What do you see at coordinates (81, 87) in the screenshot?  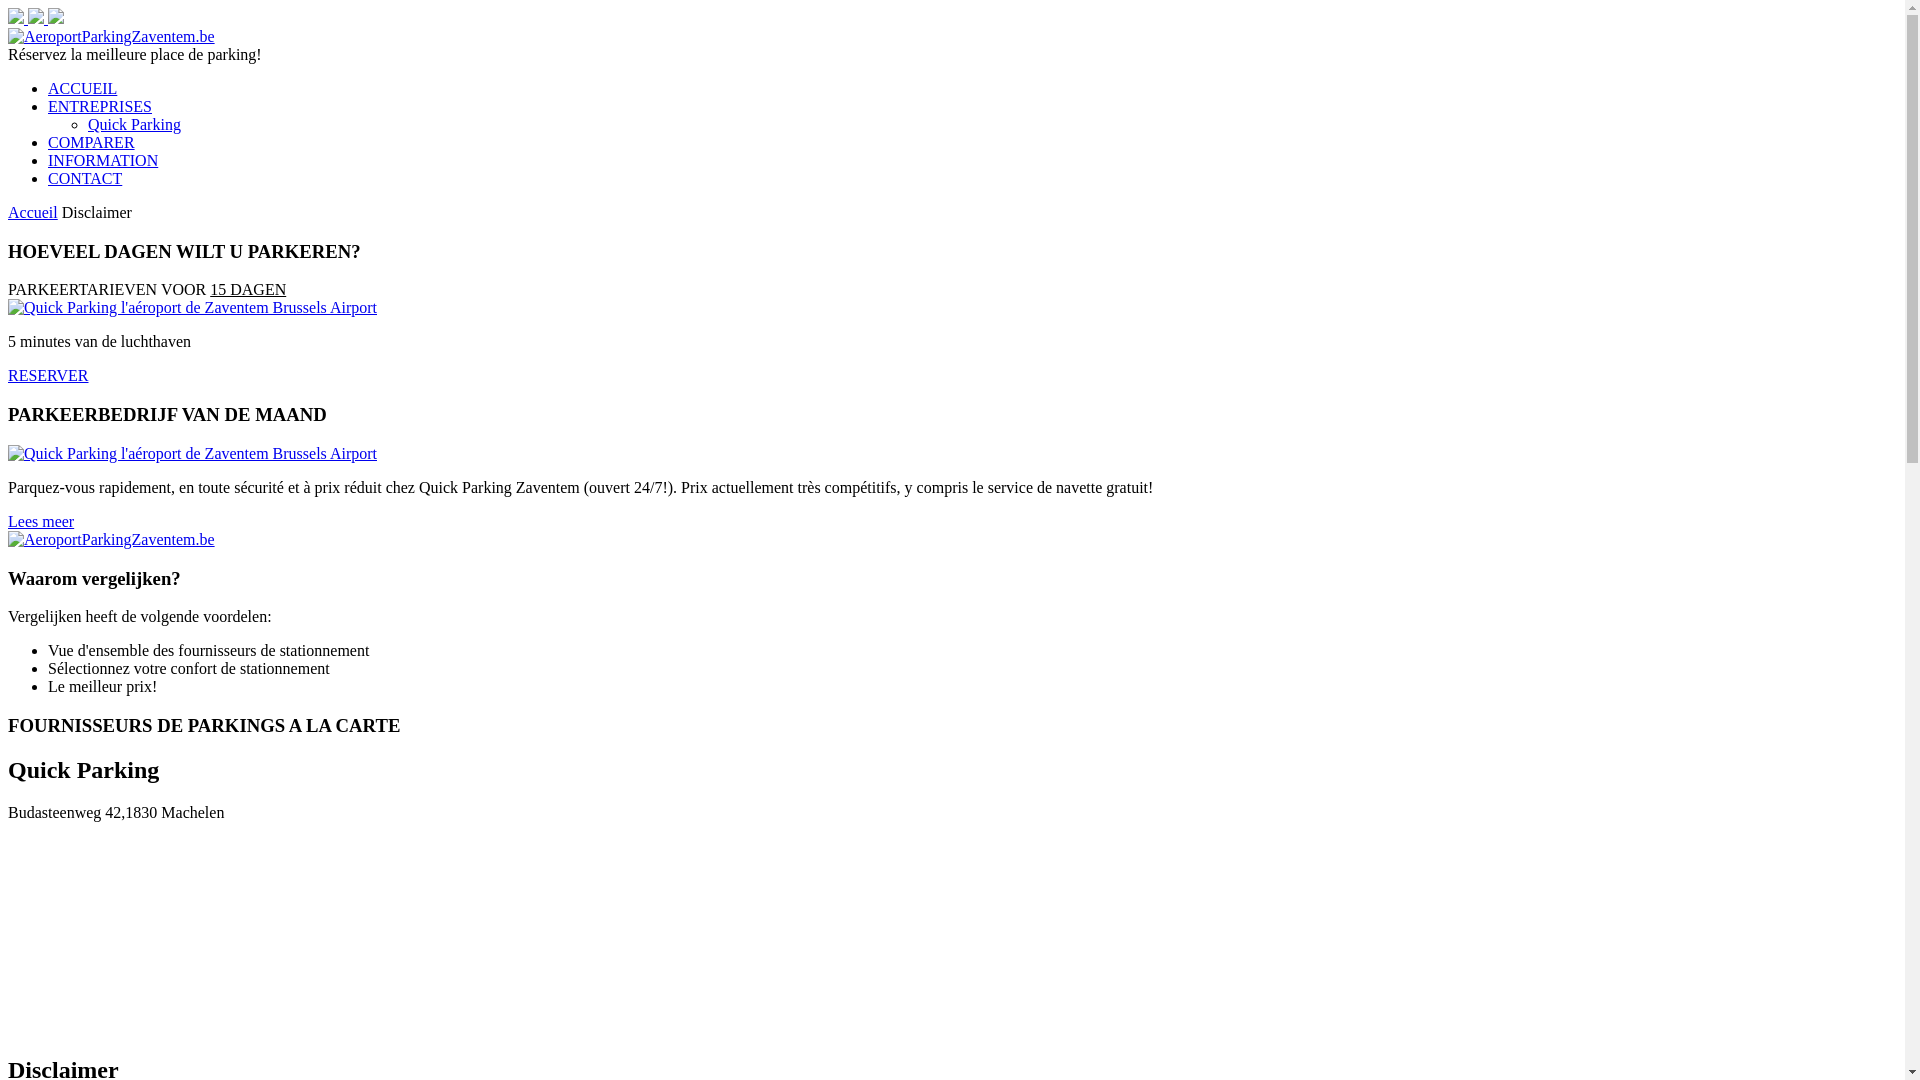 I see `'ACCUEIL'` at bounding box center [81, 87].